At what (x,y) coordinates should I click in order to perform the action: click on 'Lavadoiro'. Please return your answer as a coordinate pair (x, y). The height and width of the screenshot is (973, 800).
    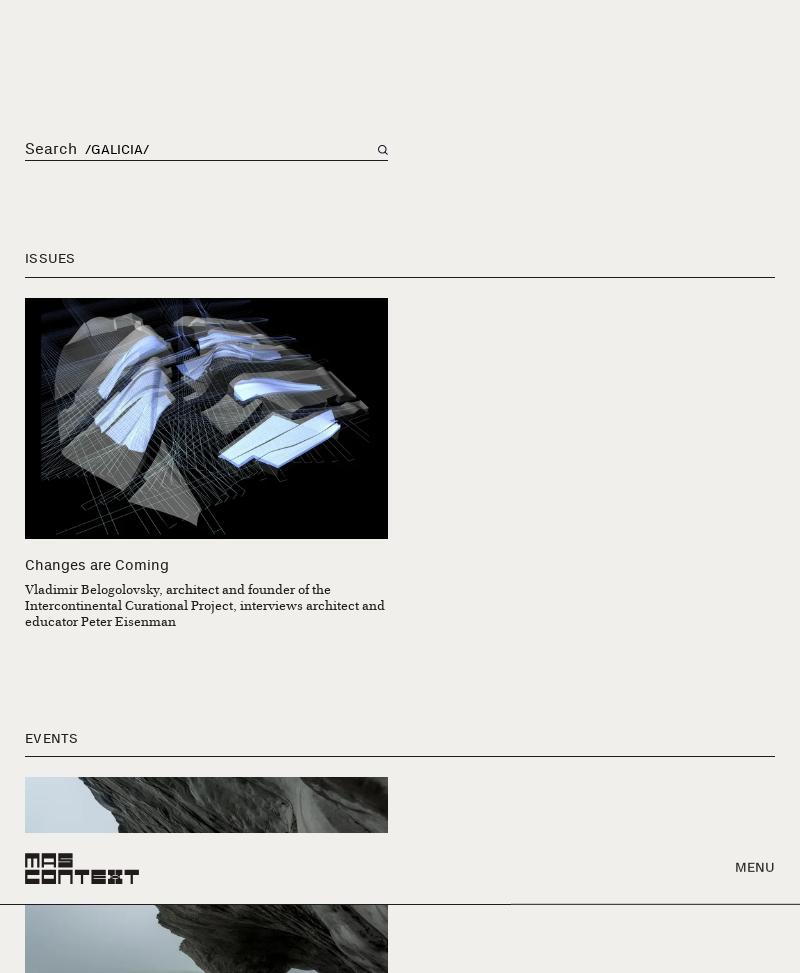
    Looking at the image, I should click on (445, 634).